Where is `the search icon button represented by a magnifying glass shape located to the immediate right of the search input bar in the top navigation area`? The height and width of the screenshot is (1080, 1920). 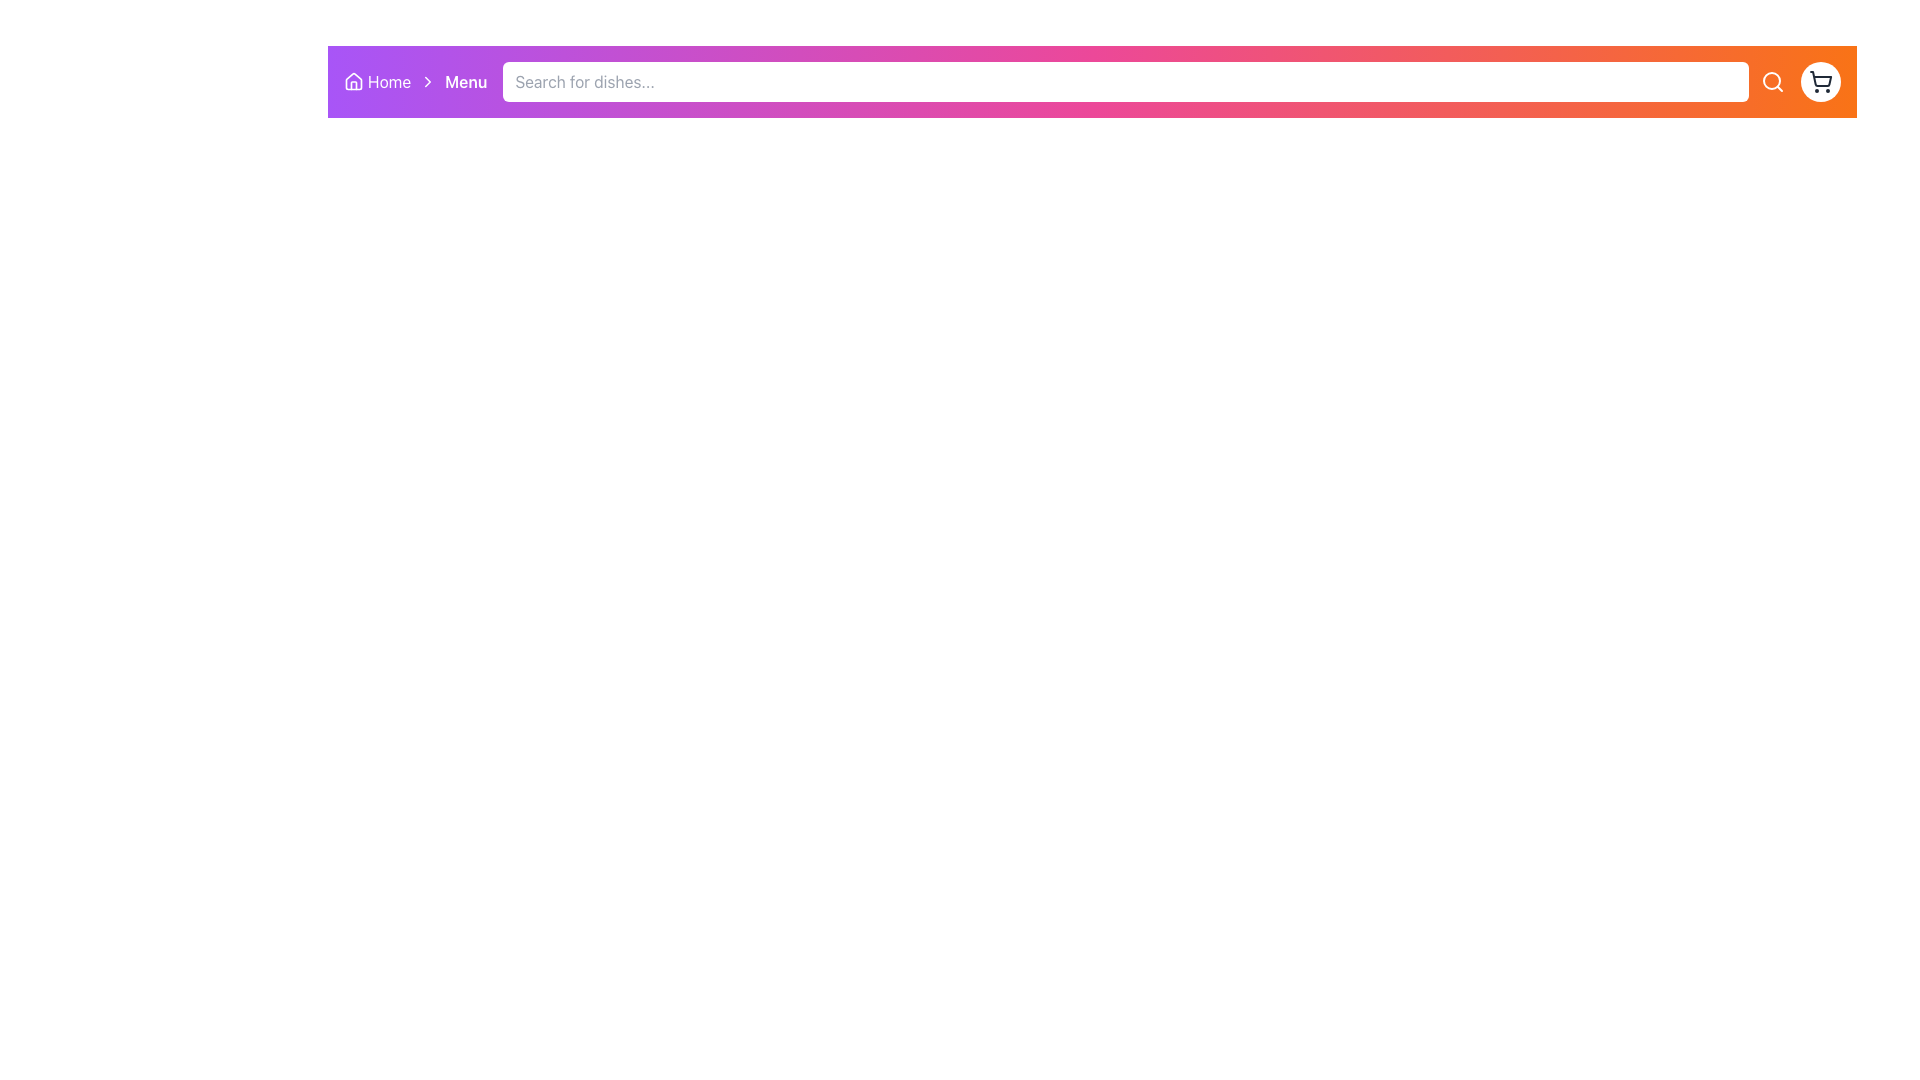 the search icon button represented by a magnifying glass shape located to the immediate right of the search input bar in the top navigation area is located at coordinates (1772, 80).